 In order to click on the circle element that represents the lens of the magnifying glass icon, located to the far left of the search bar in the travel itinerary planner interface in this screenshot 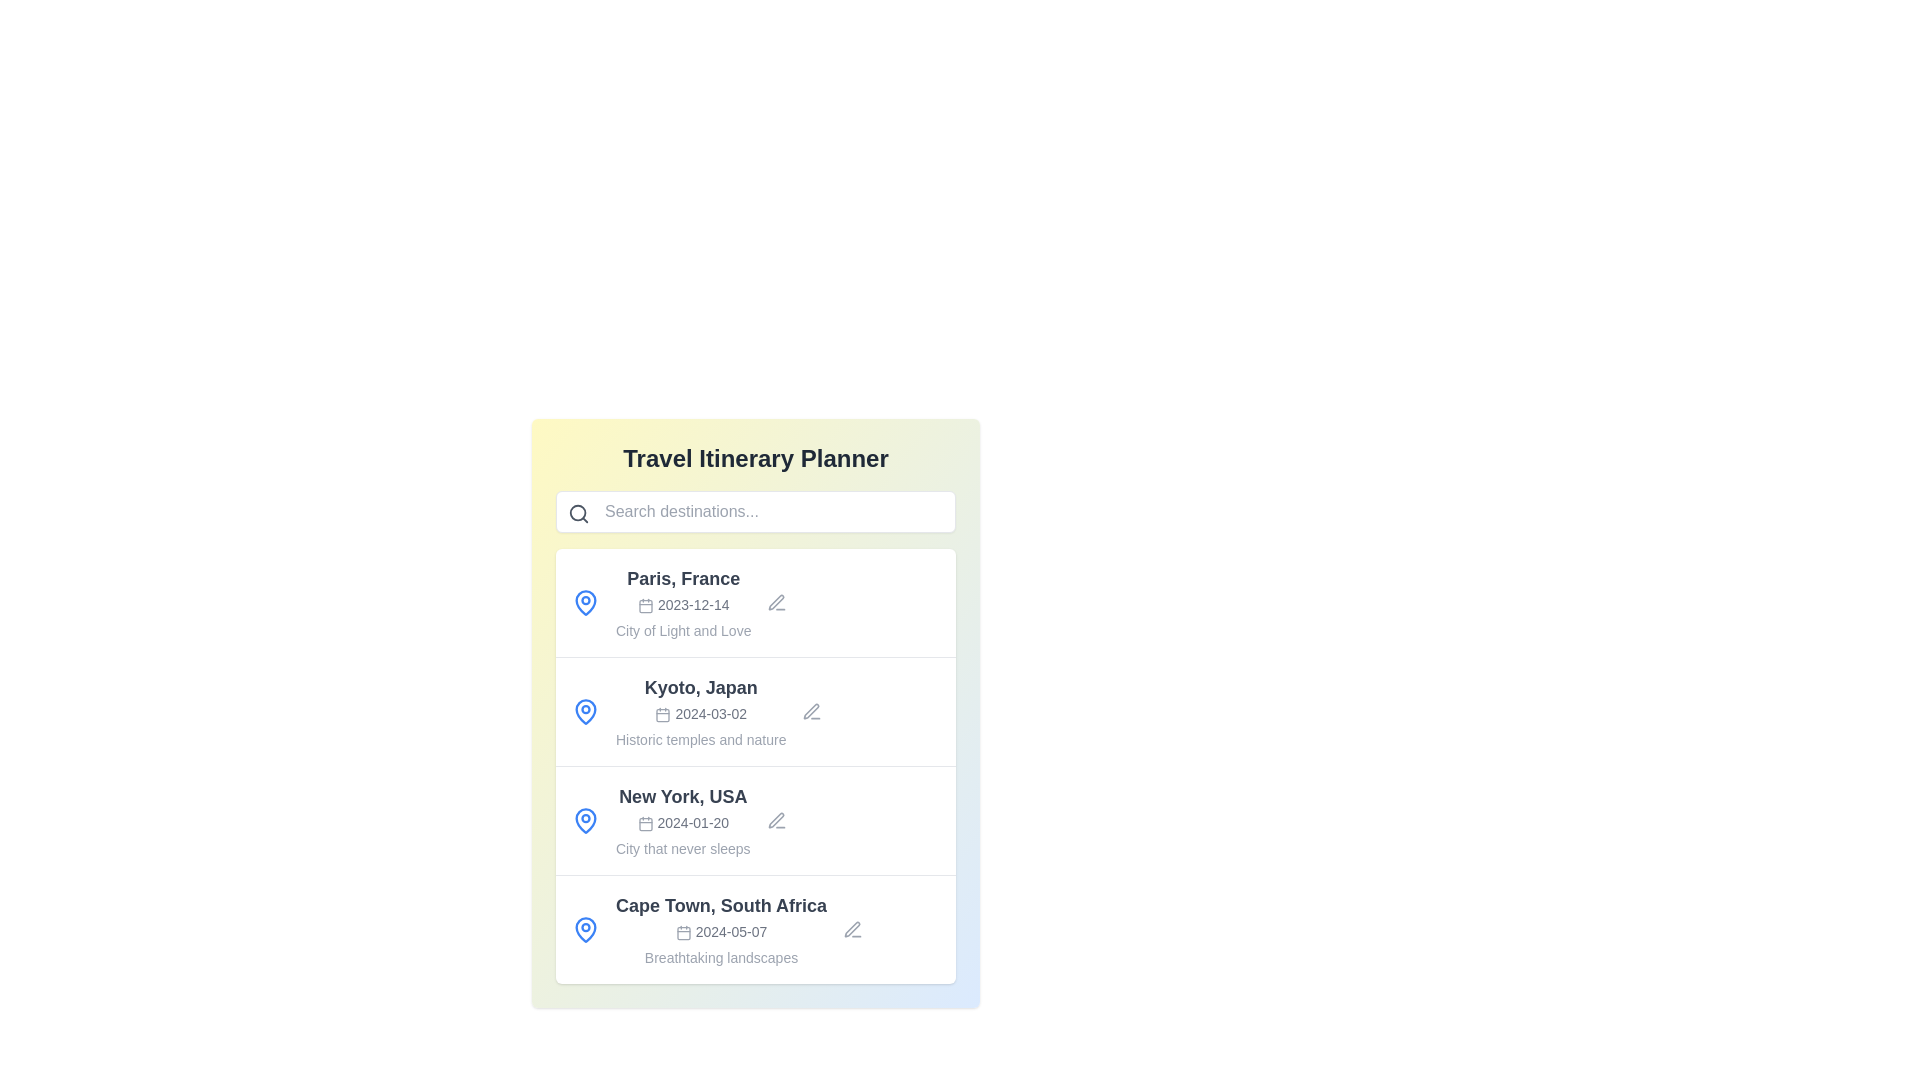, I will do `click(577, 512)`.